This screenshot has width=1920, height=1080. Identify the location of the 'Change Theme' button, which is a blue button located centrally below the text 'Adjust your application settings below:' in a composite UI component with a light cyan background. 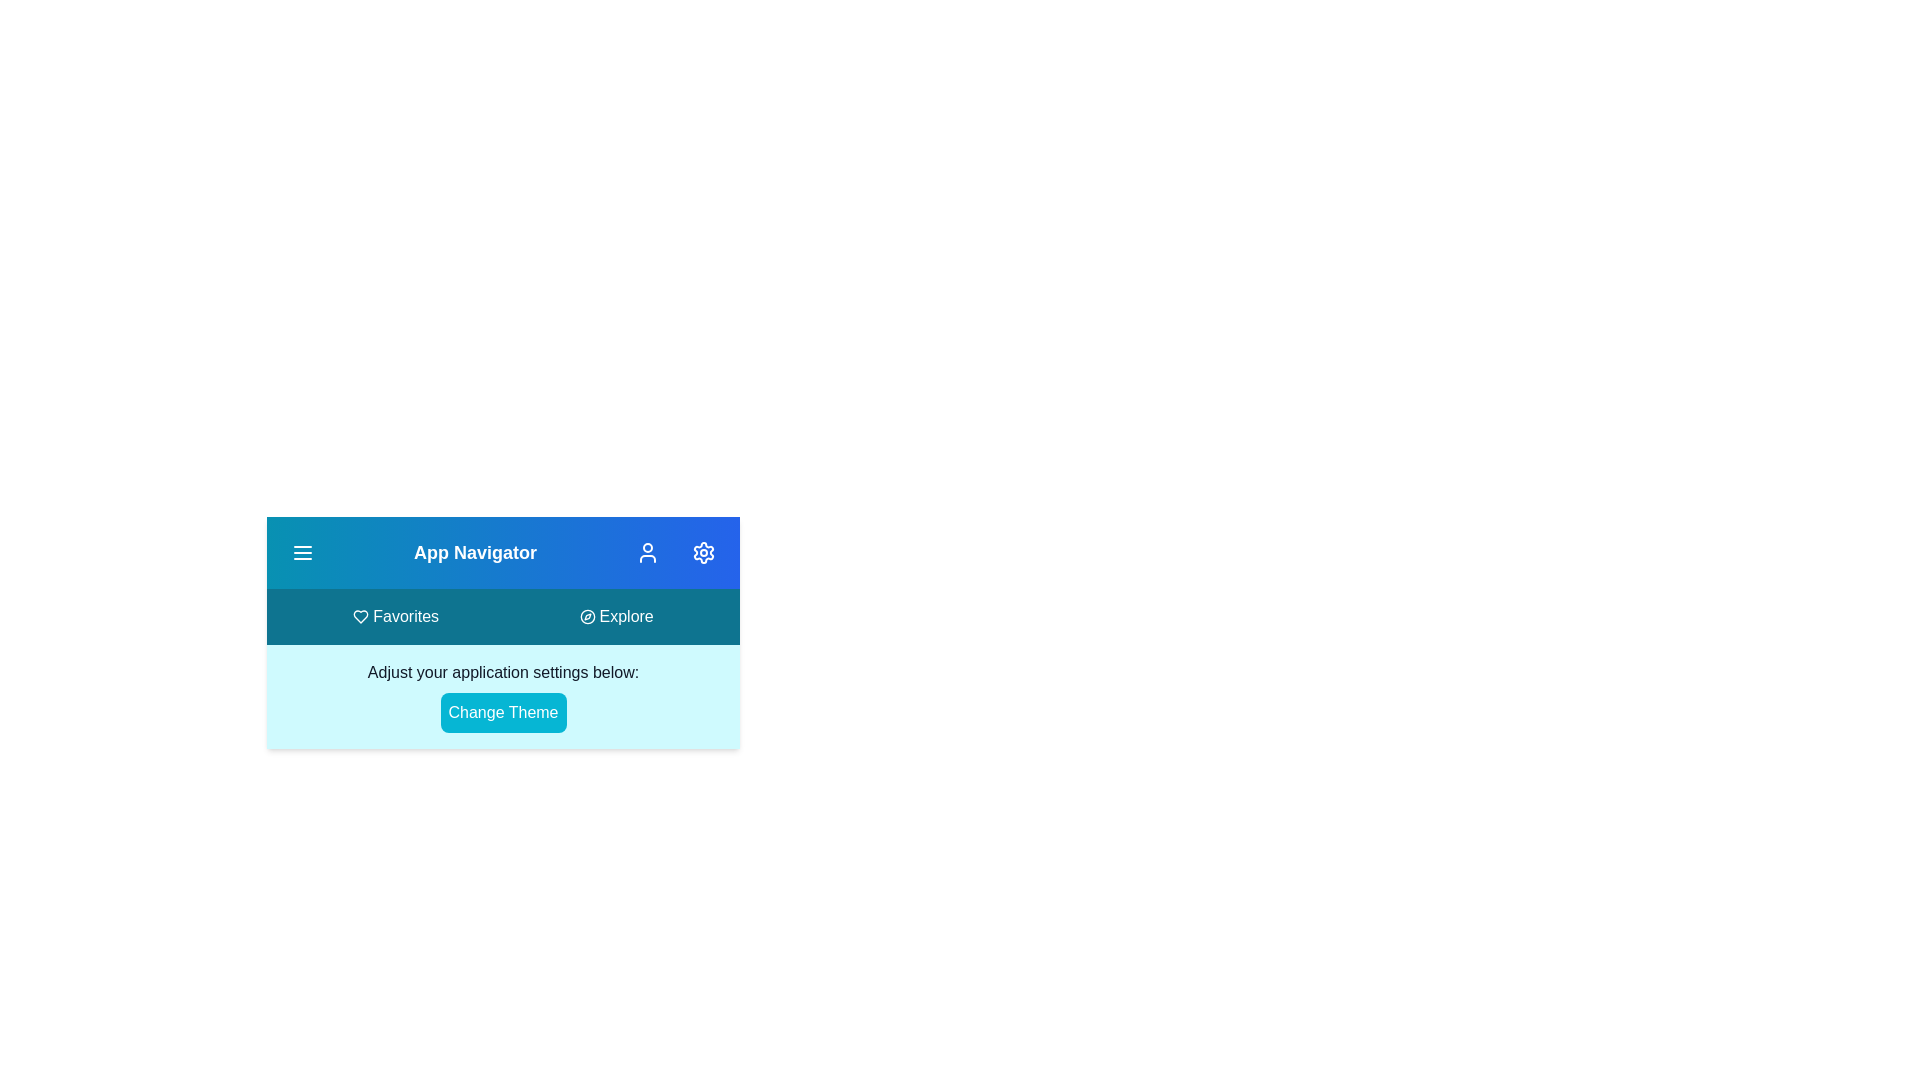
(503, 696).